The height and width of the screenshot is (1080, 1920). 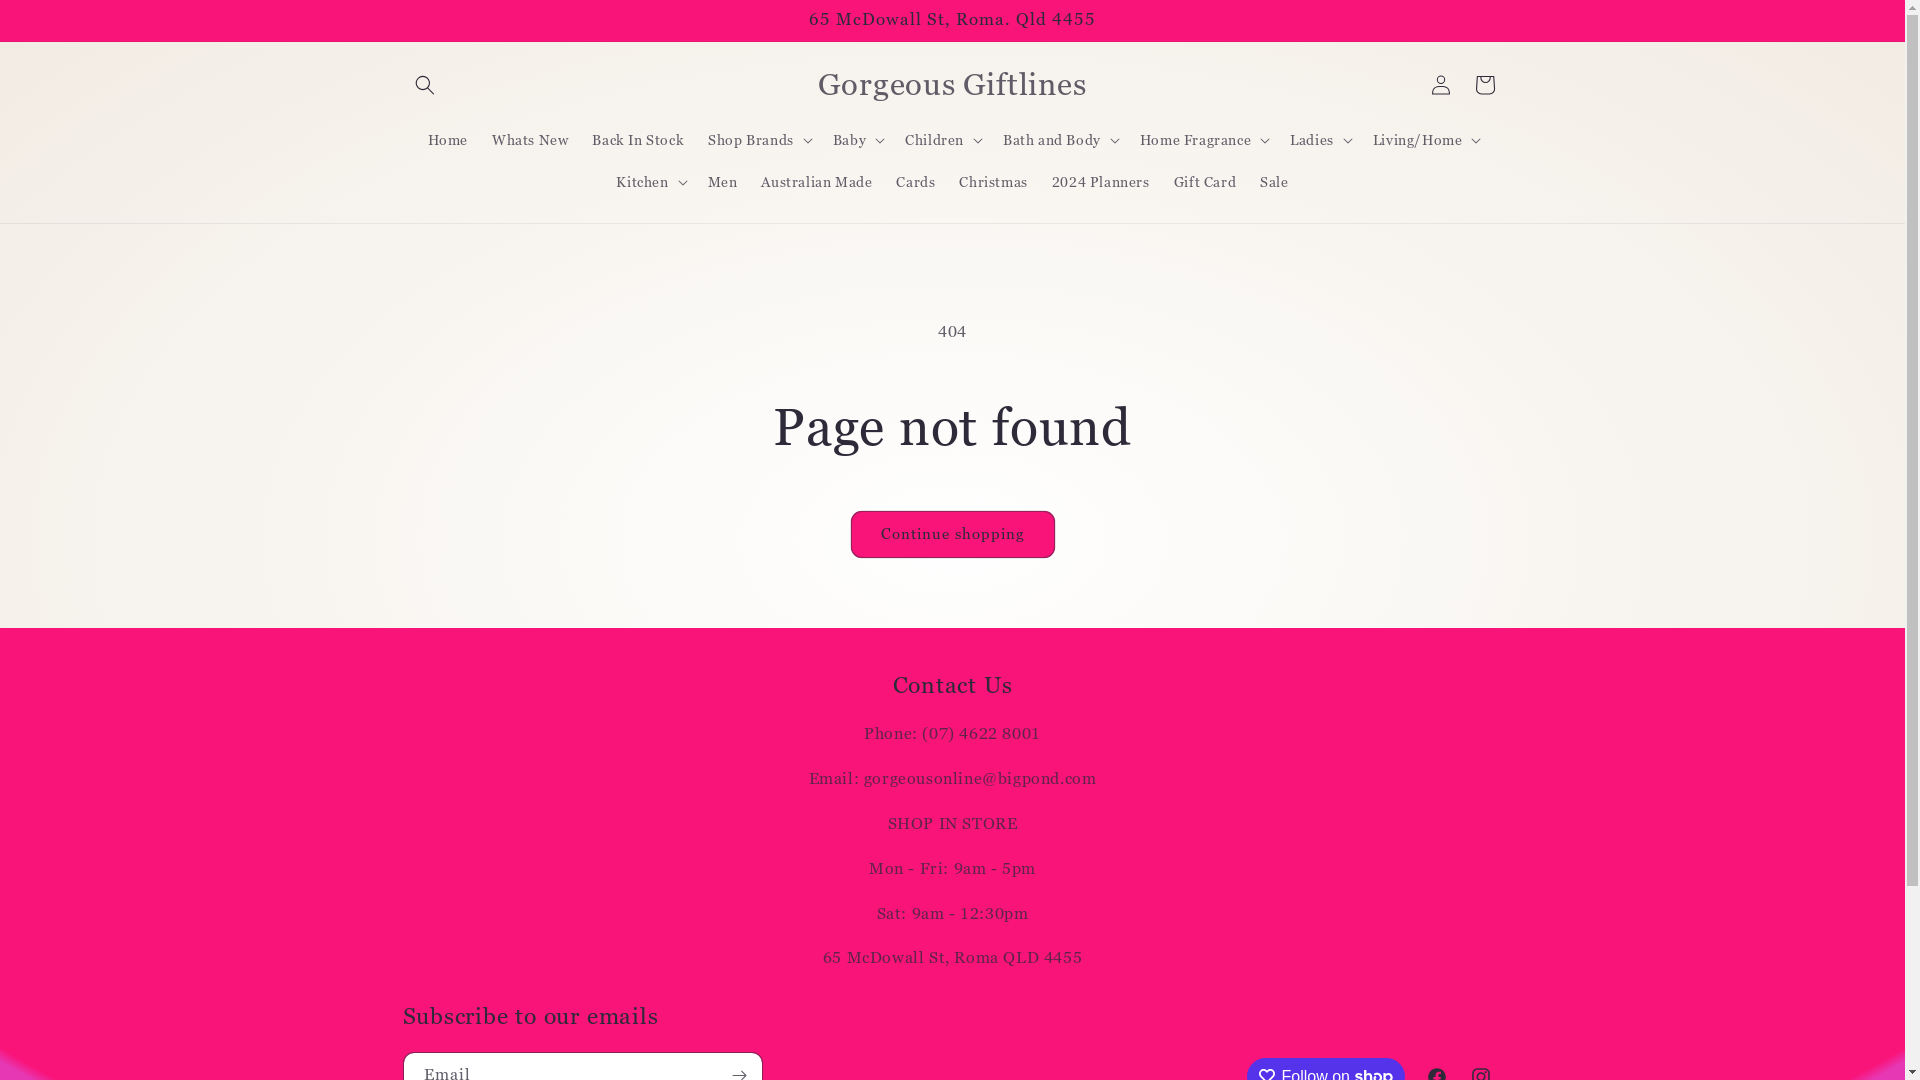 What do you see at coordinates (950, 533) in the screenshot?
I see `'Continue shopping'` at bounding box center [950, 533].